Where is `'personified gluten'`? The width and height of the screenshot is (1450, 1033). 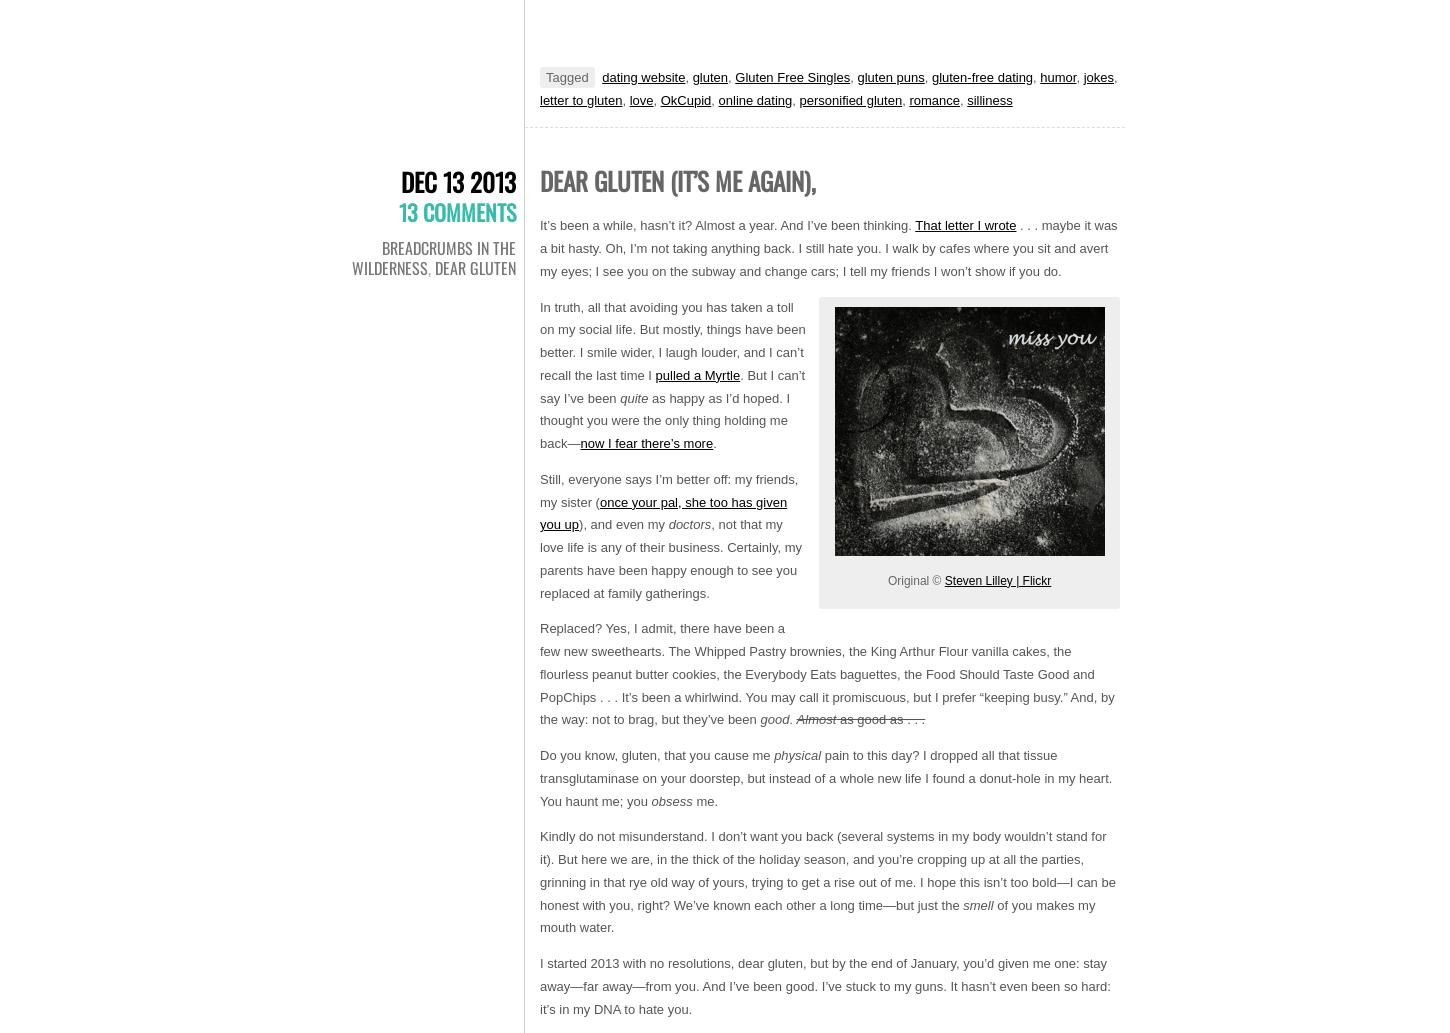
'personified gluten' is located at coordinates (849, 99).